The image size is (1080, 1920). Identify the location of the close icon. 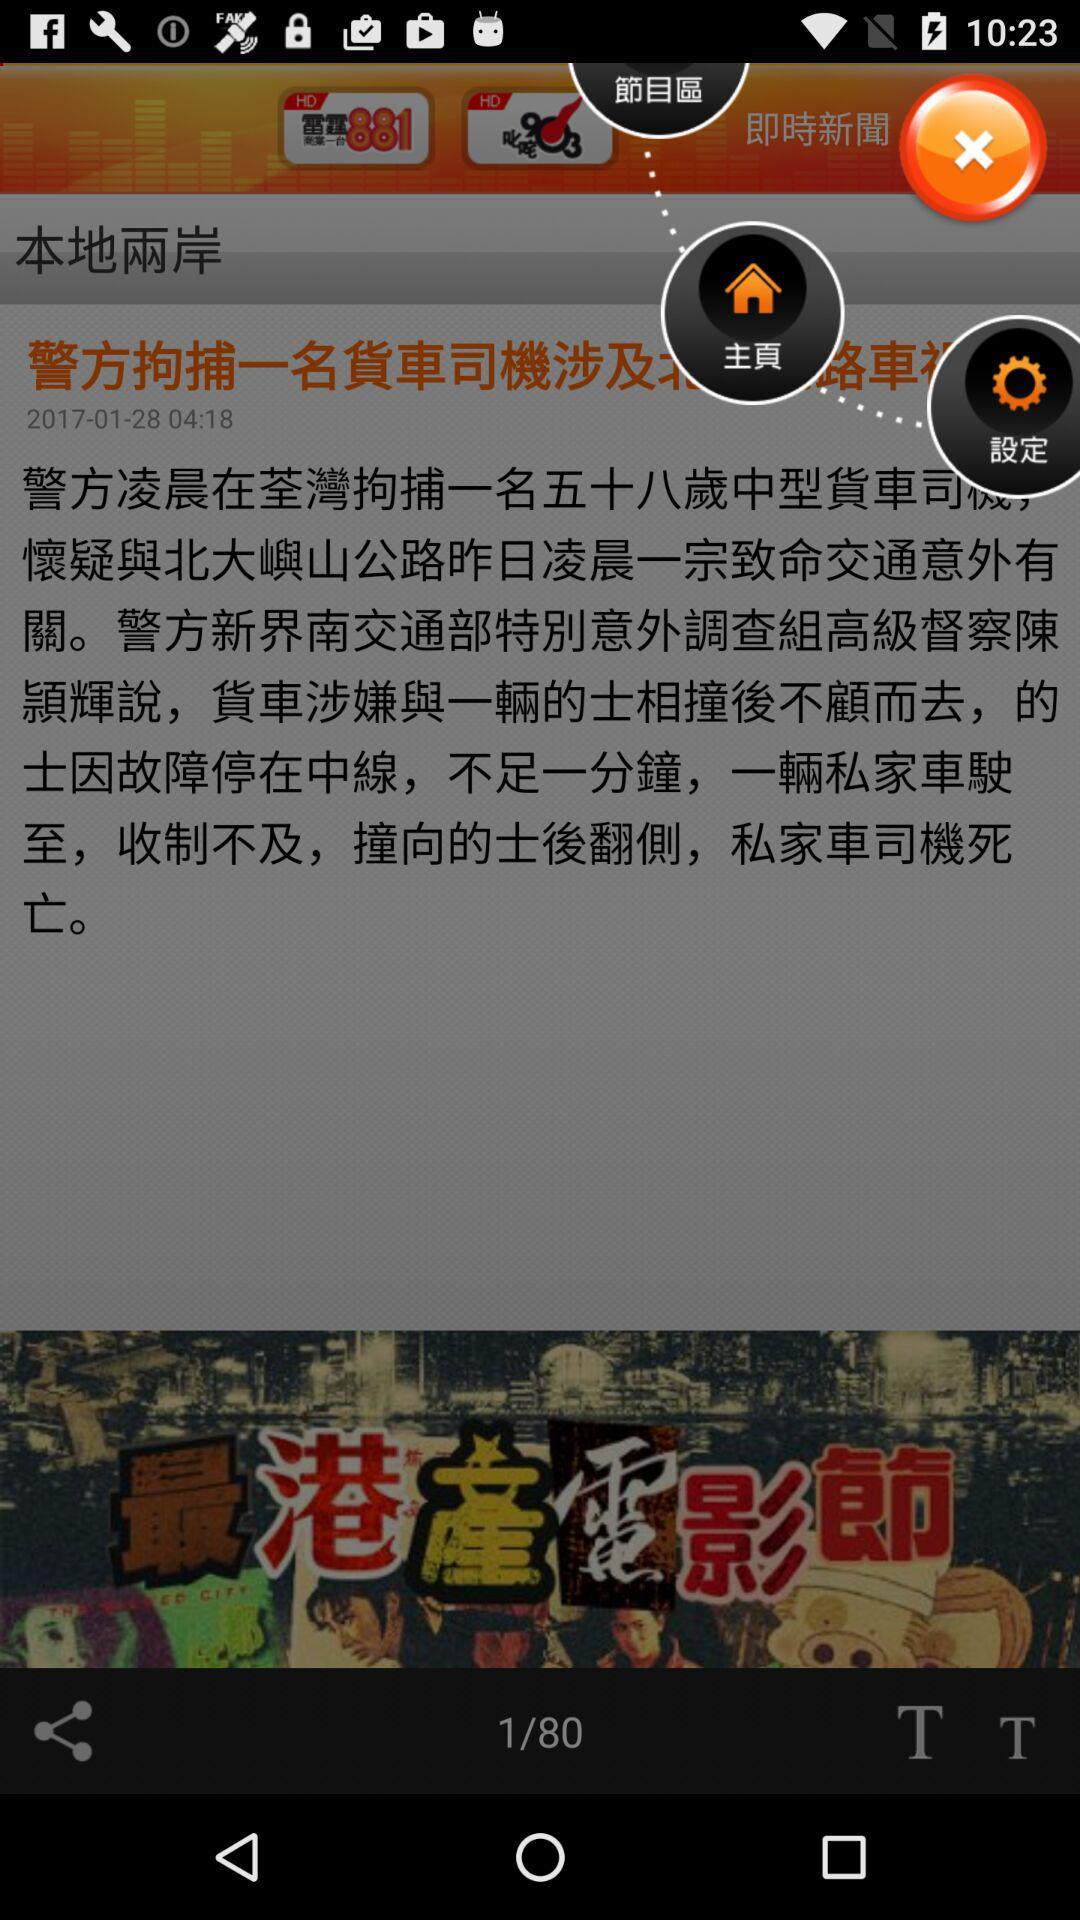
(971, 160).